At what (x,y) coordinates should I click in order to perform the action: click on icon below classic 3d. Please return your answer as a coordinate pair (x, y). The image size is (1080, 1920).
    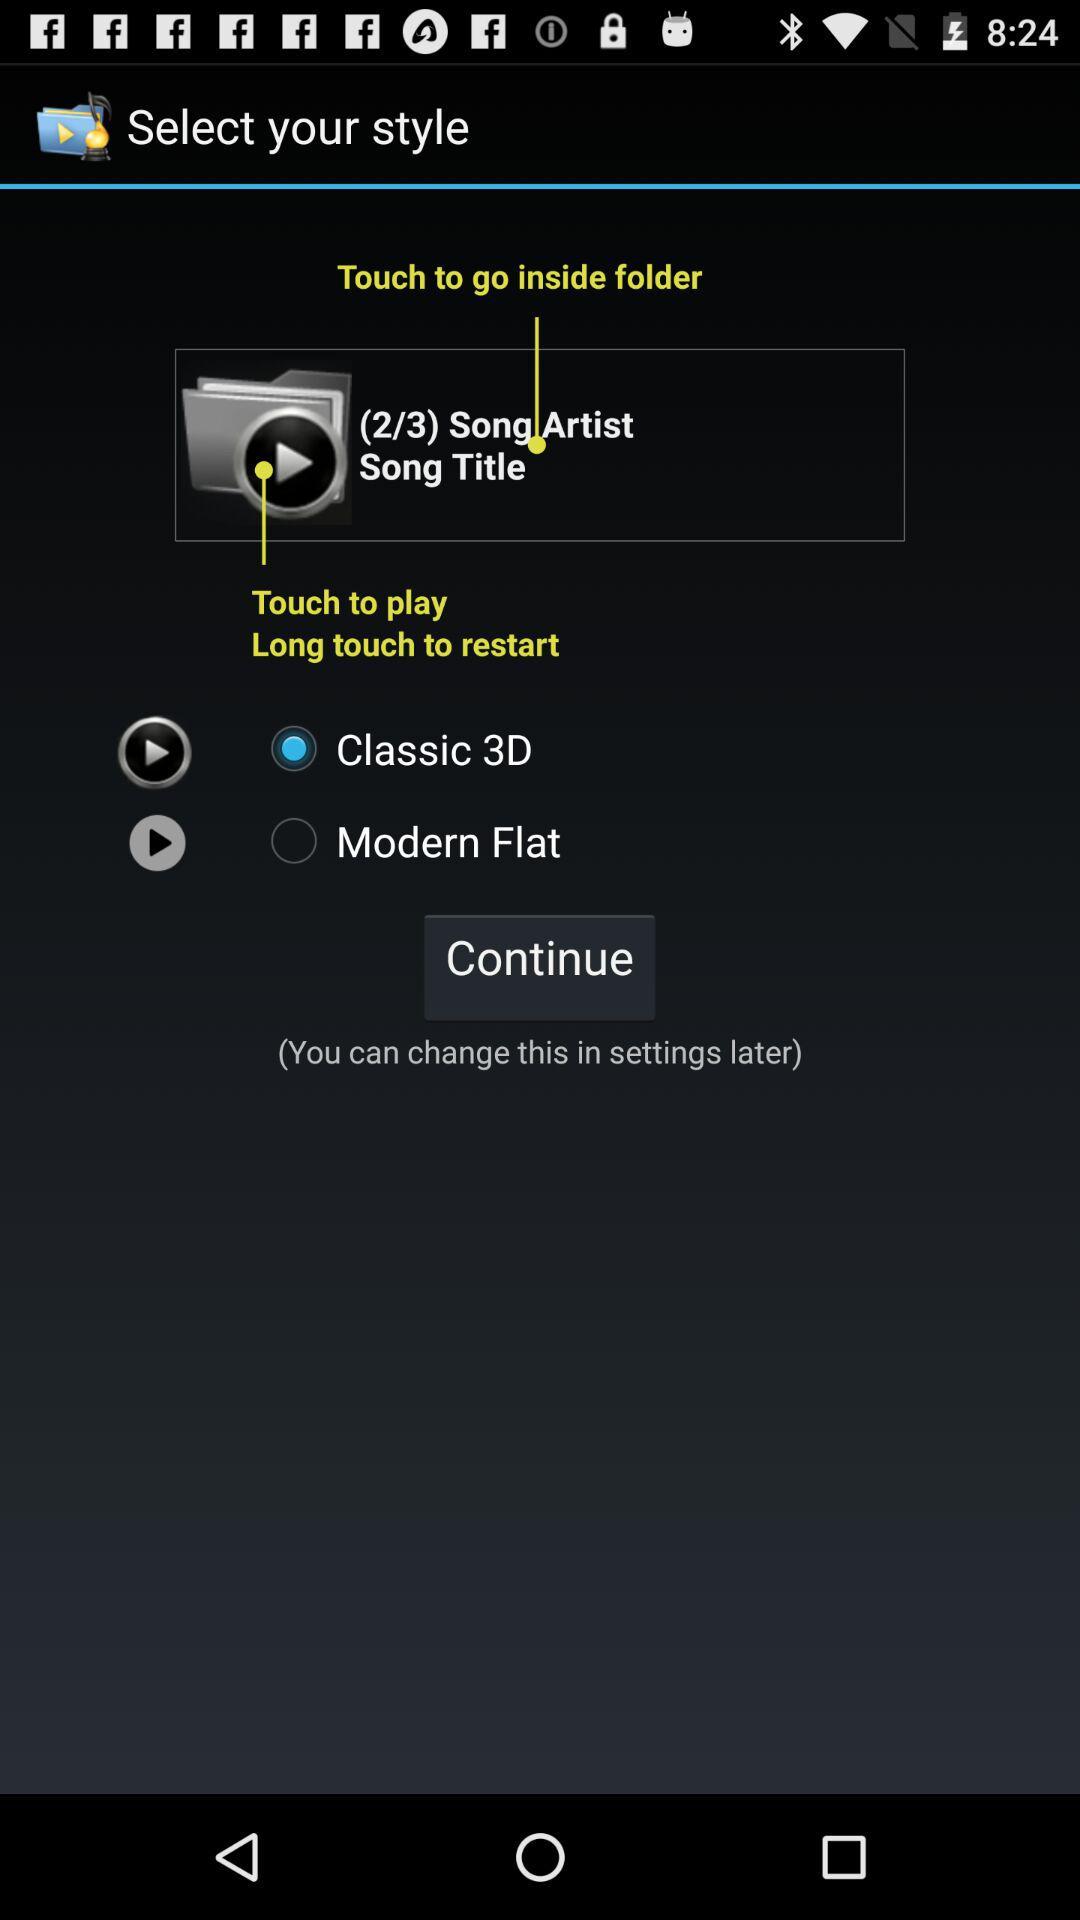
    Looking at the image, I should click on (405, 840).